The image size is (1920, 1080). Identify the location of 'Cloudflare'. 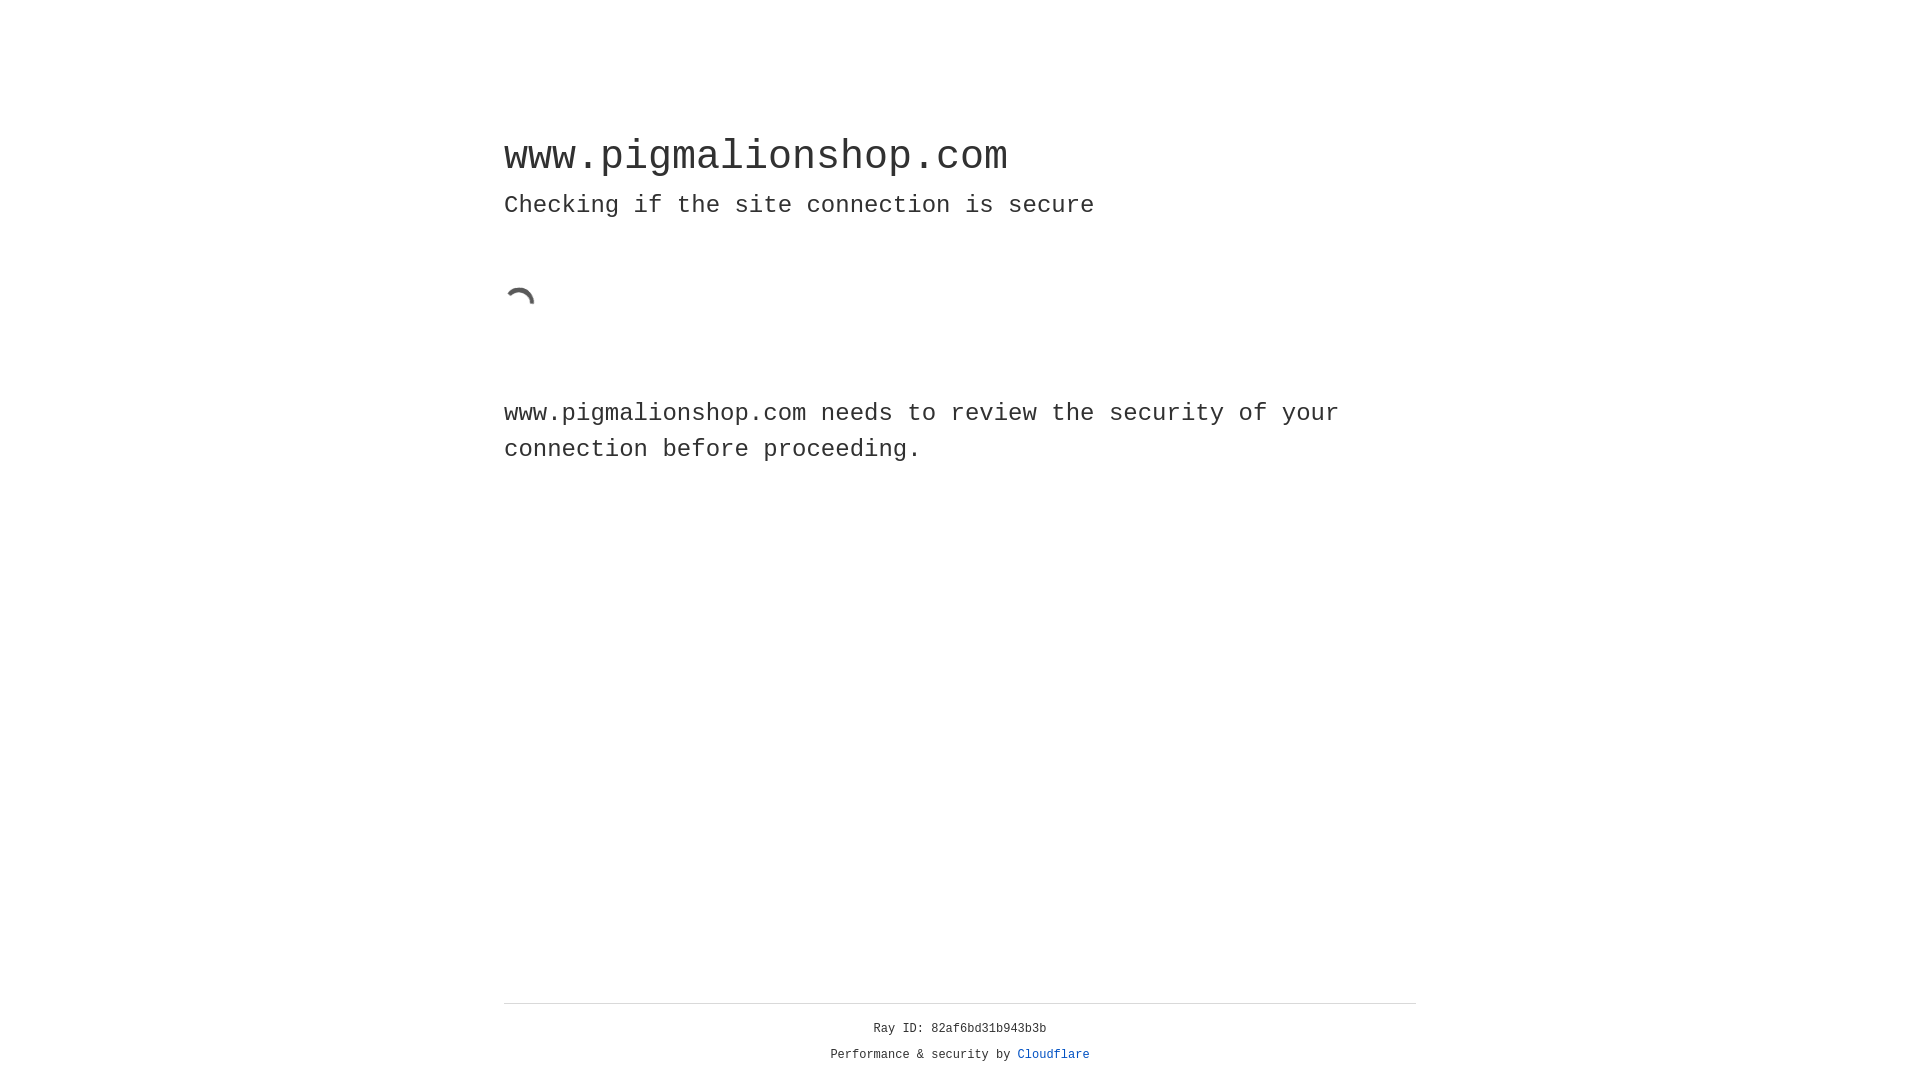
(1053, 1054).